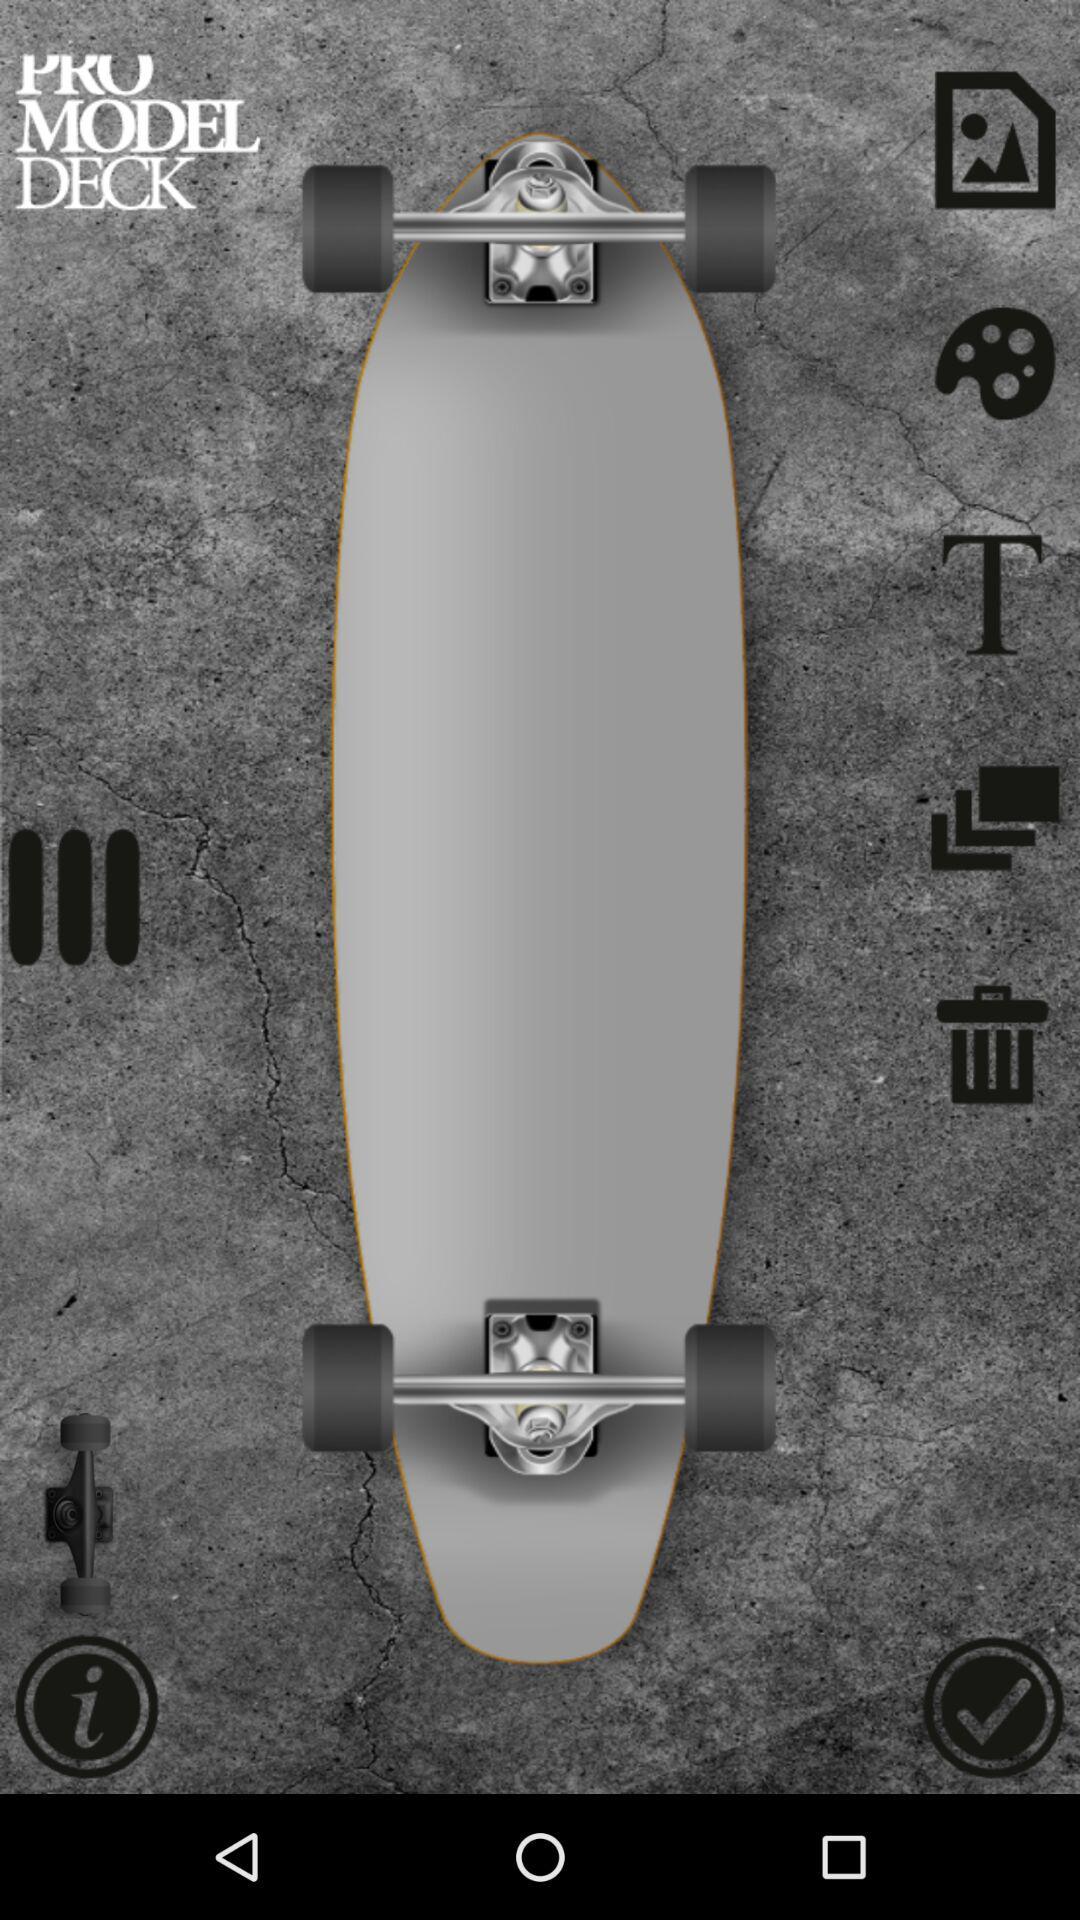  I want to click on the volume icon, so click(78, 1620).